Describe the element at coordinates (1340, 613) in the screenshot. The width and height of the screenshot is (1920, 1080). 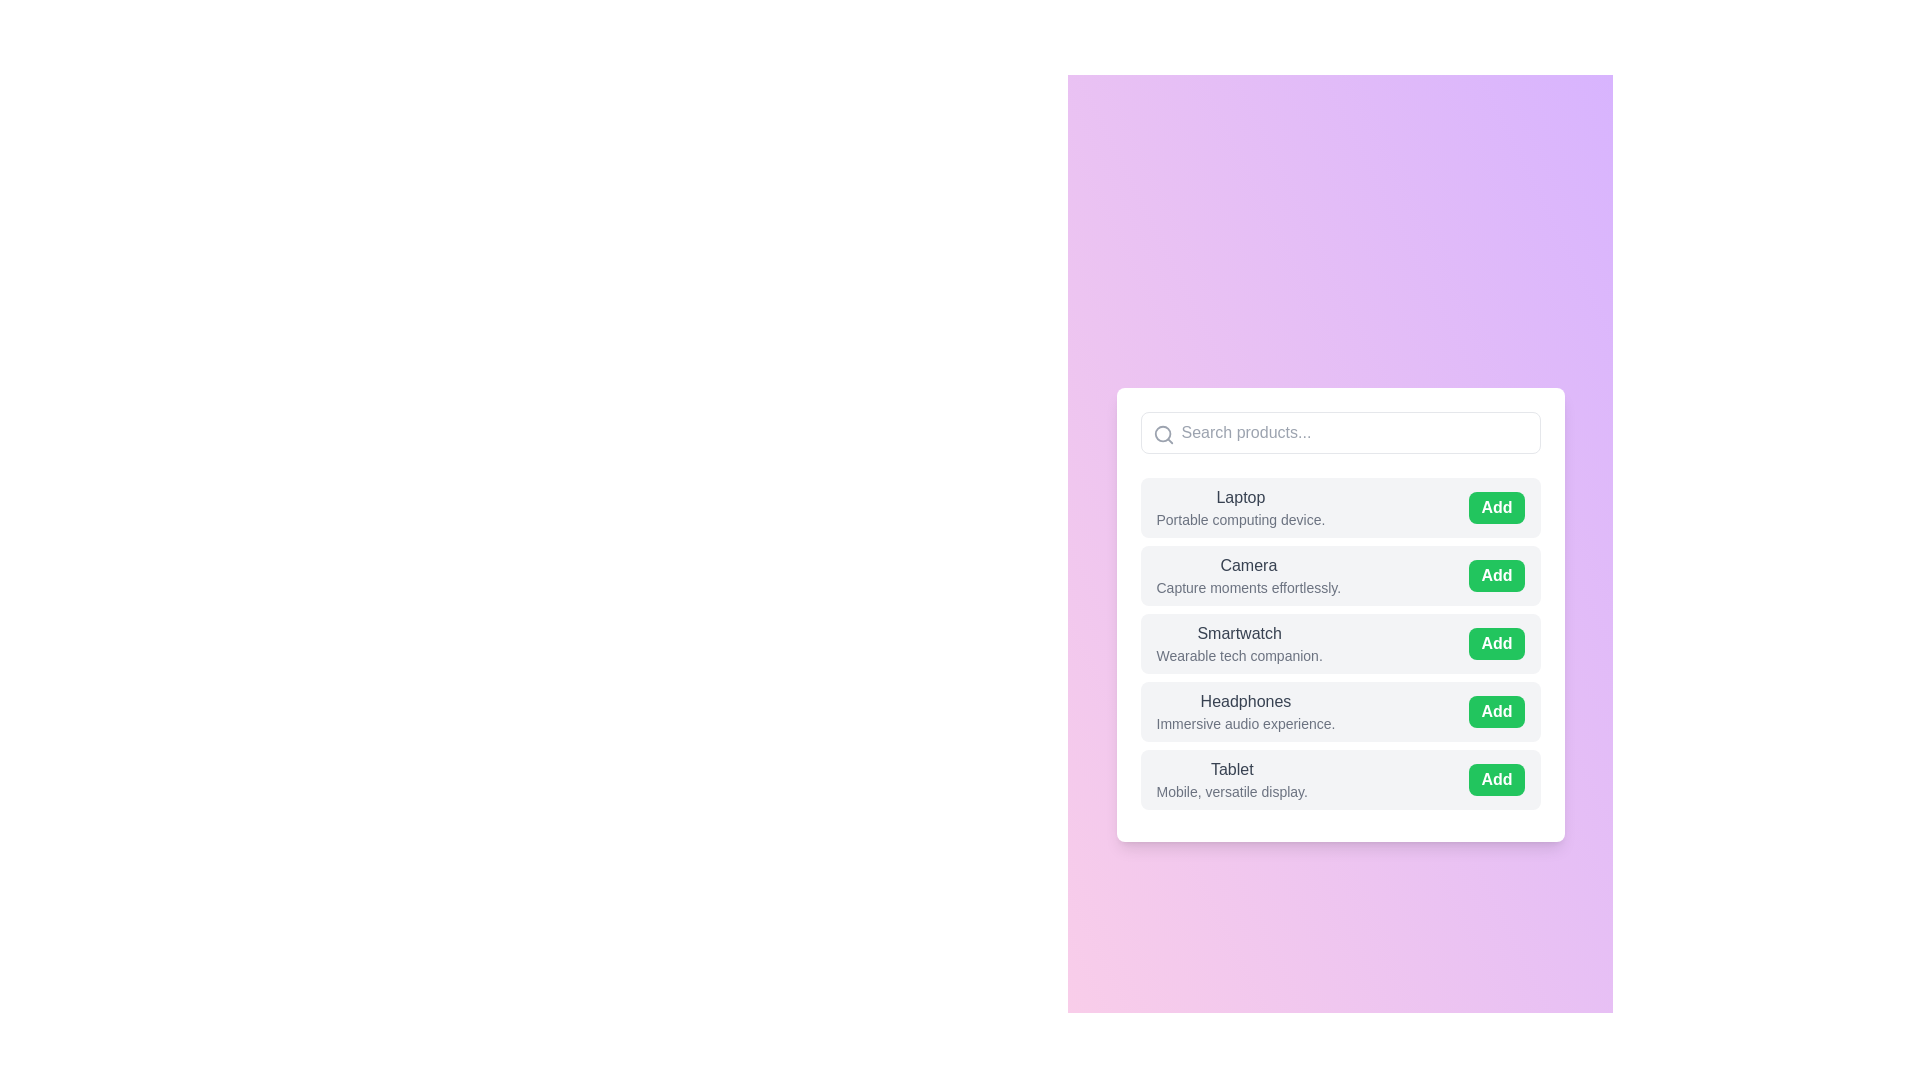
I see `the product name and description for the 'Smartwatch' item in the product list, which is the third row in the list of five items` at that location.